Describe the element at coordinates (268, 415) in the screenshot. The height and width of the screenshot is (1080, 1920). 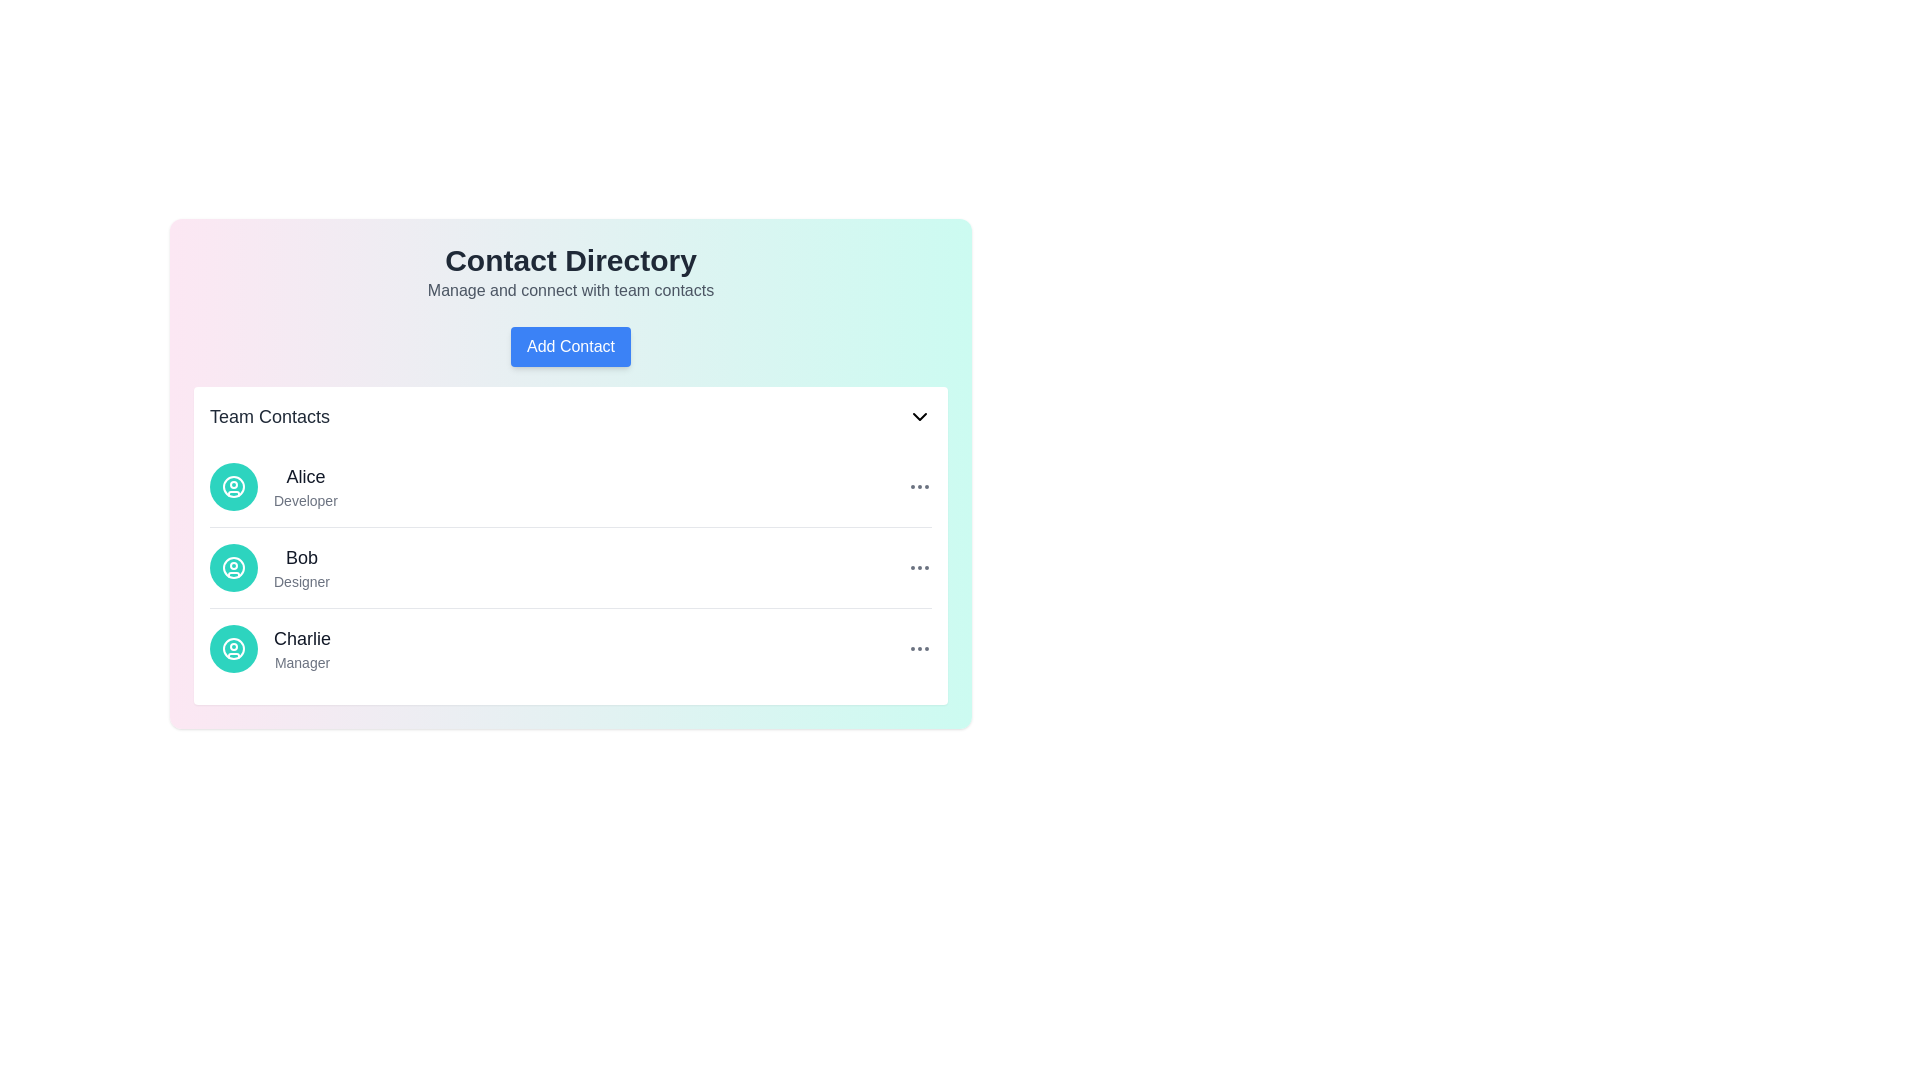
I see `the 'Team Contacts' text label, which is styled with a larger font size and dark gray color, located in the top left corner of the contact information box beneath the 'Contact Directory' heading` at that location.